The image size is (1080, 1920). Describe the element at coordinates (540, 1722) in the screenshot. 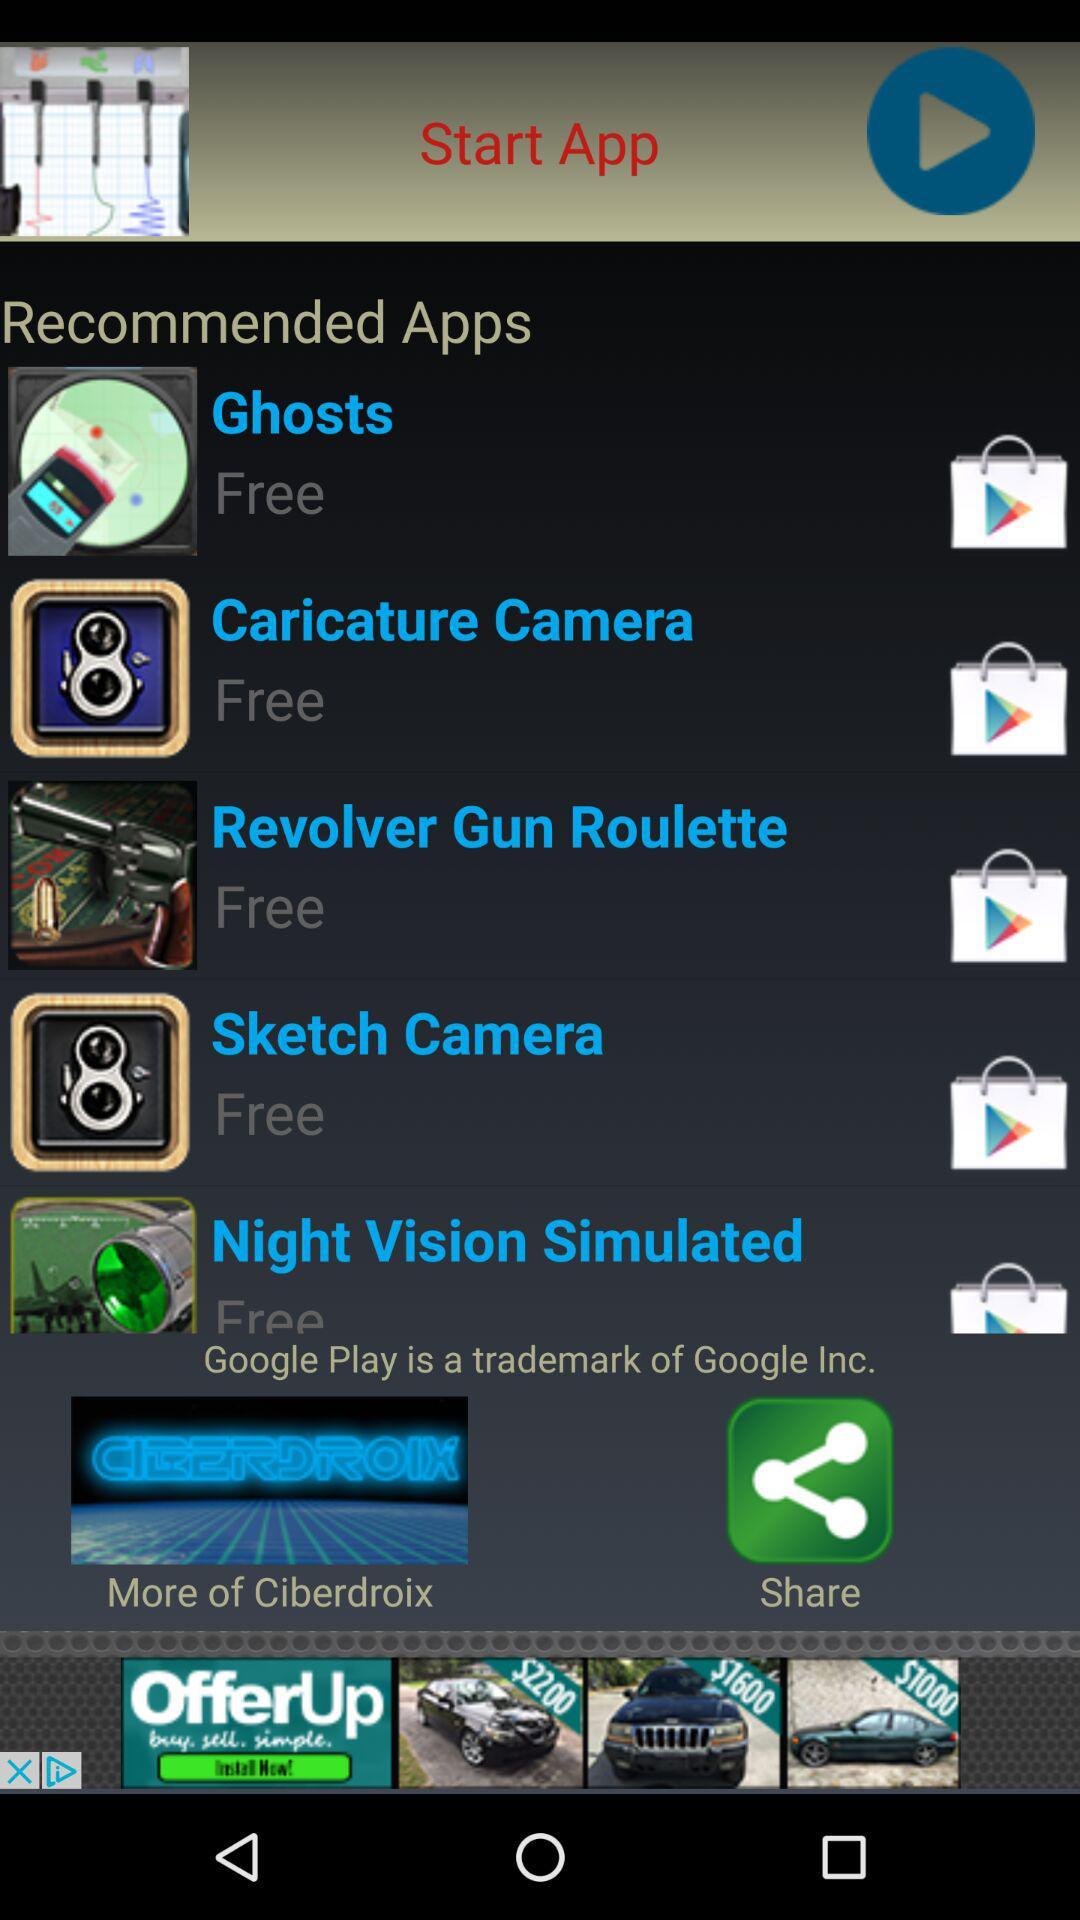

I see `advertisement click option` at that location.